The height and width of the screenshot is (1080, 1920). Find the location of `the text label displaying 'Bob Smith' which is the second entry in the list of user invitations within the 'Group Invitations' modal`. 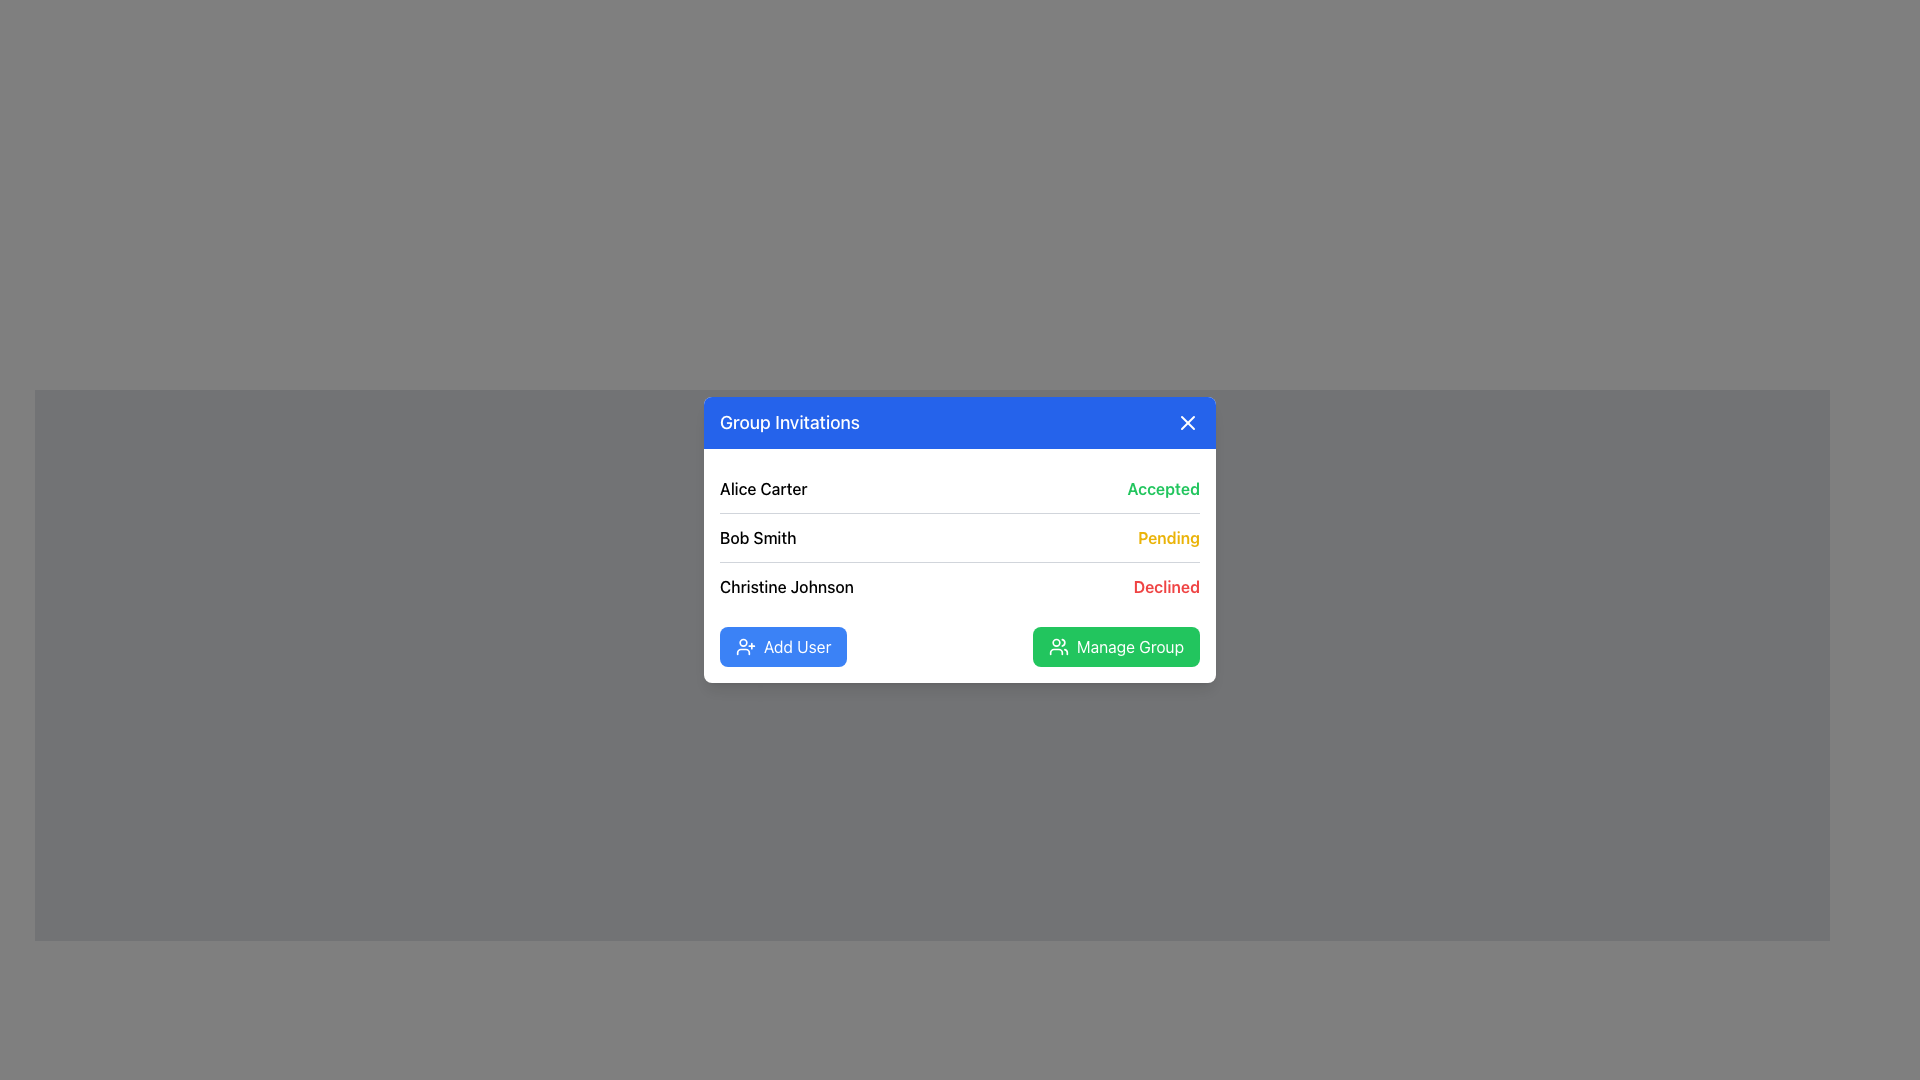

the text label displaying 'Bob Smith' which is the second entry in the list of user invitations within the 'Group Invitations' modal is located at coordinates (757, 536).